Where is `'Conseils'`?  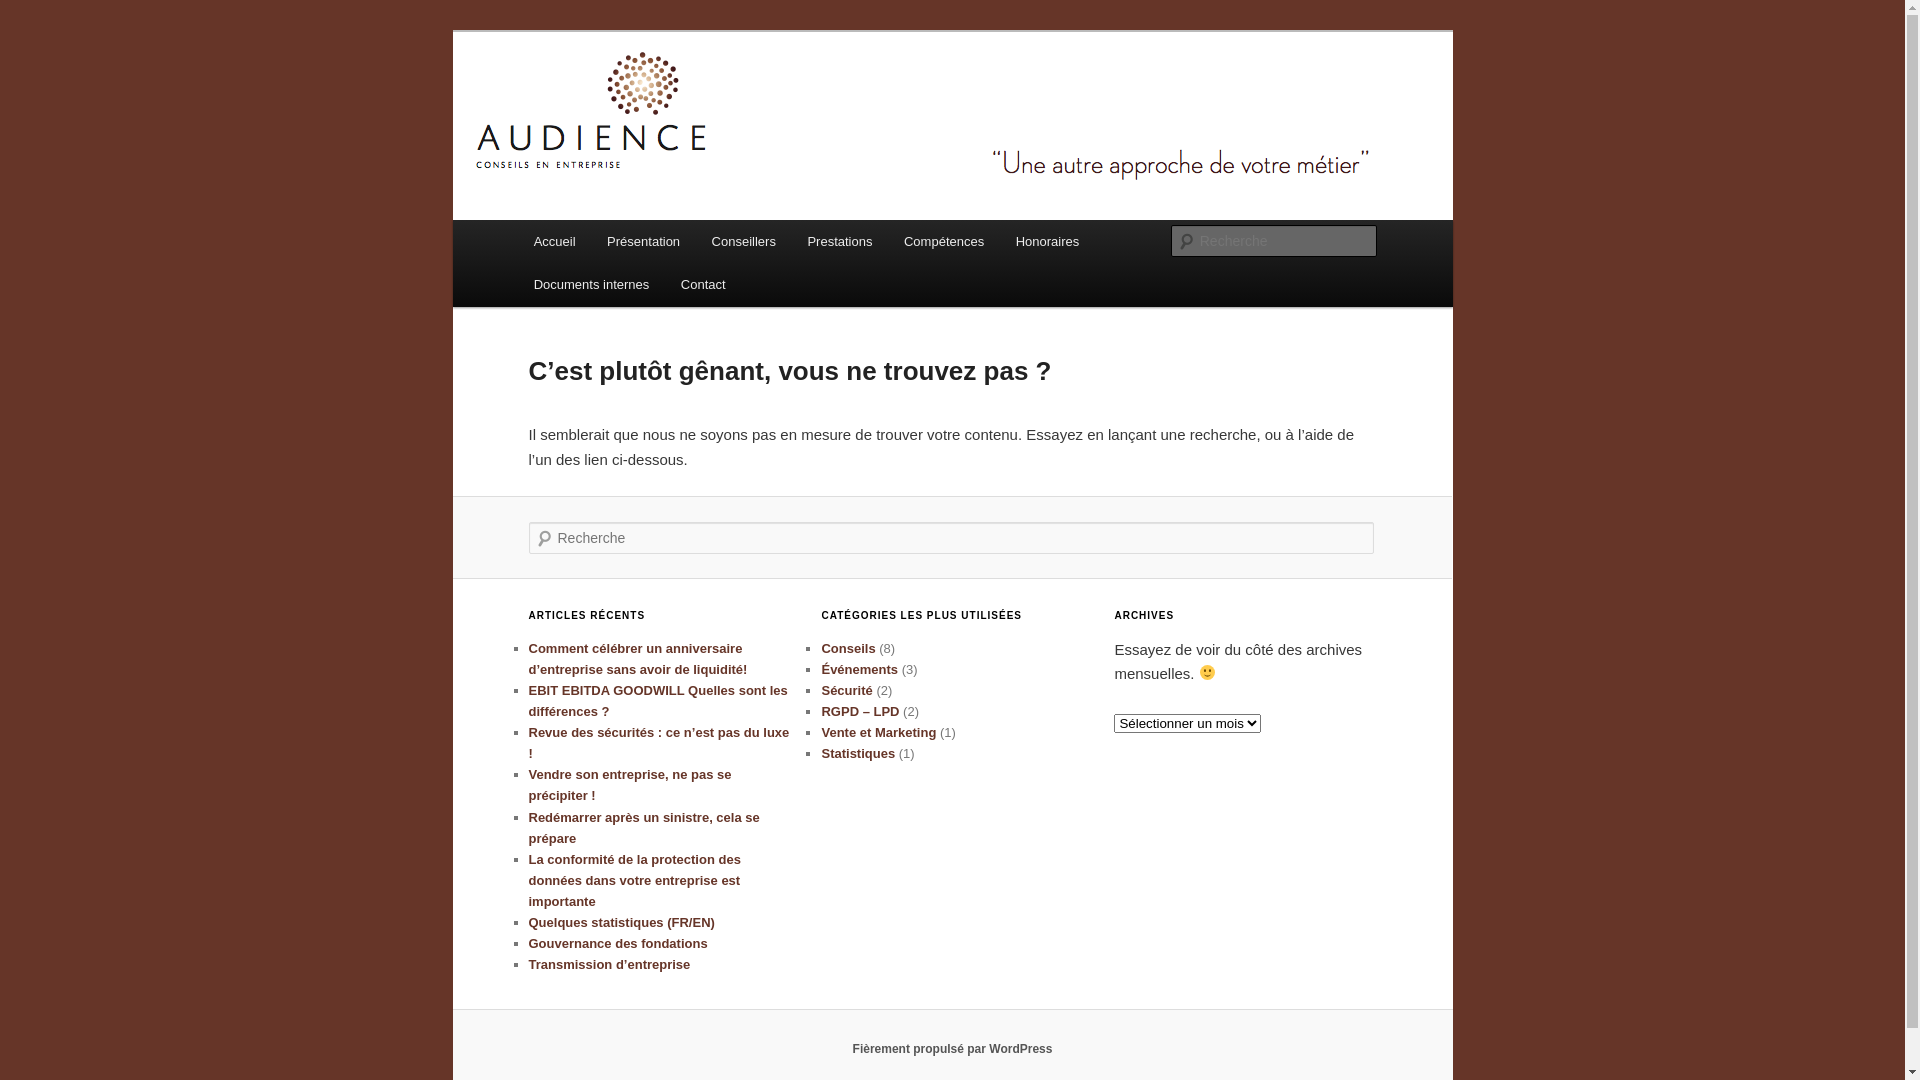
'Conseils' is located at coordinates (820, 648).